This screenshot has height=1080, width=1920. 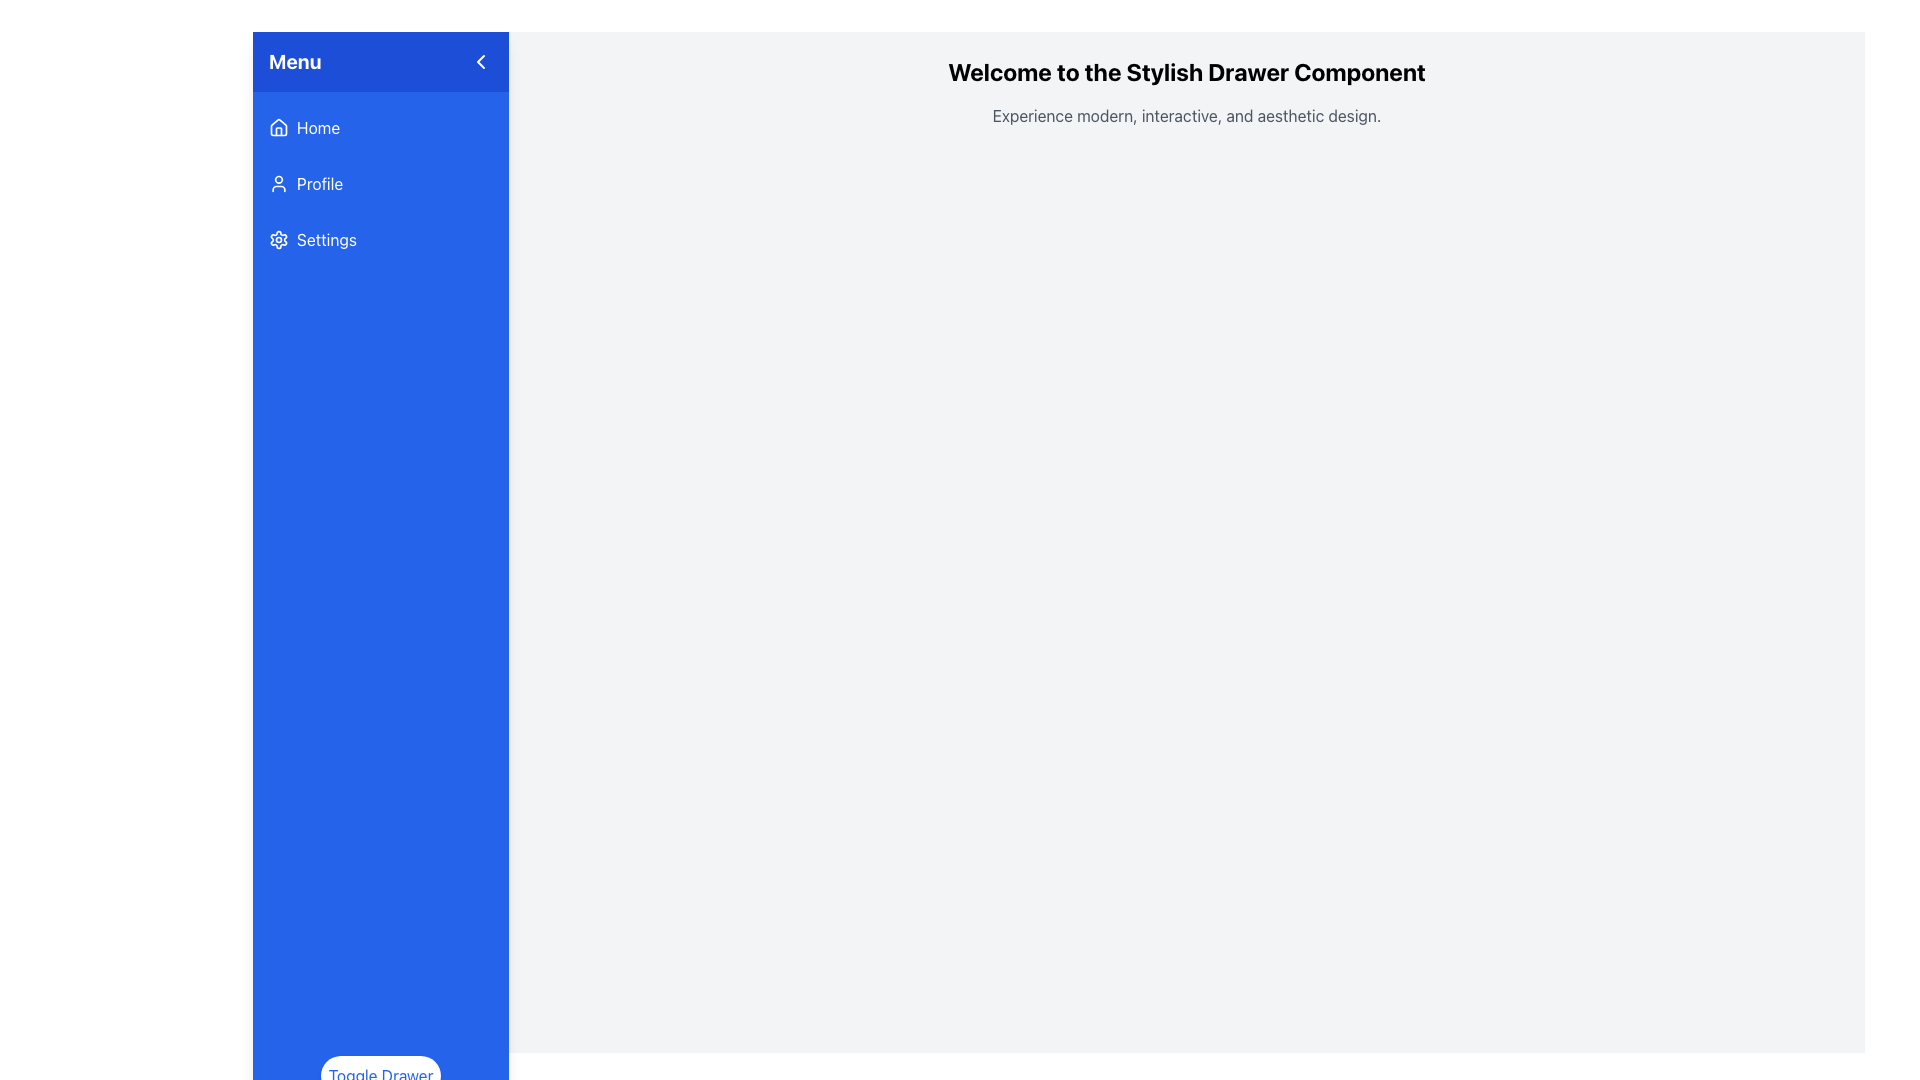 I want to click on the left-pointing arrow icon button located in the top blue header section of the sidebar, which is styled in white and adjacent to the 'Menu' text, so click(x=480, y=60).